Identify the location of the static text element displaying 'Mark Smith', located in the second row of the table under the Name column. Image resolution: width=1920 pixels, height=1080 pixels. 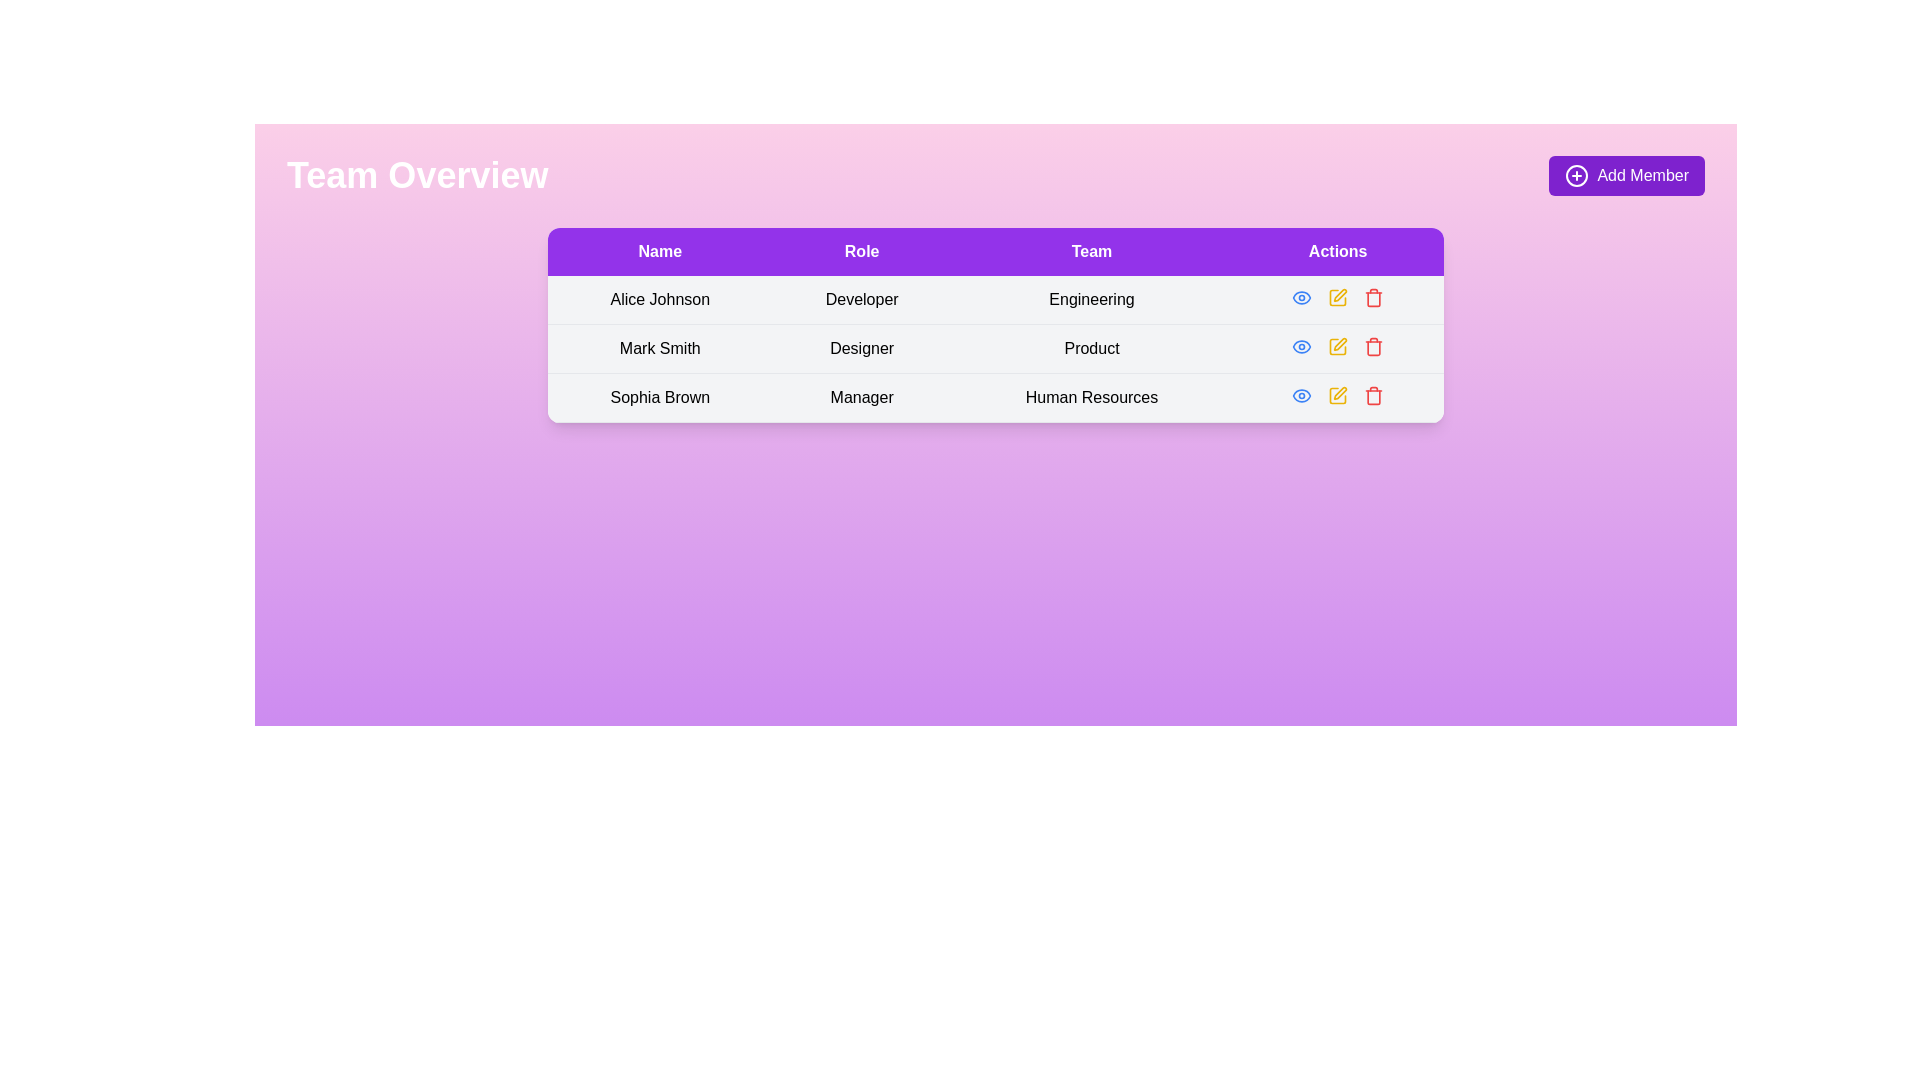
(660, 347).